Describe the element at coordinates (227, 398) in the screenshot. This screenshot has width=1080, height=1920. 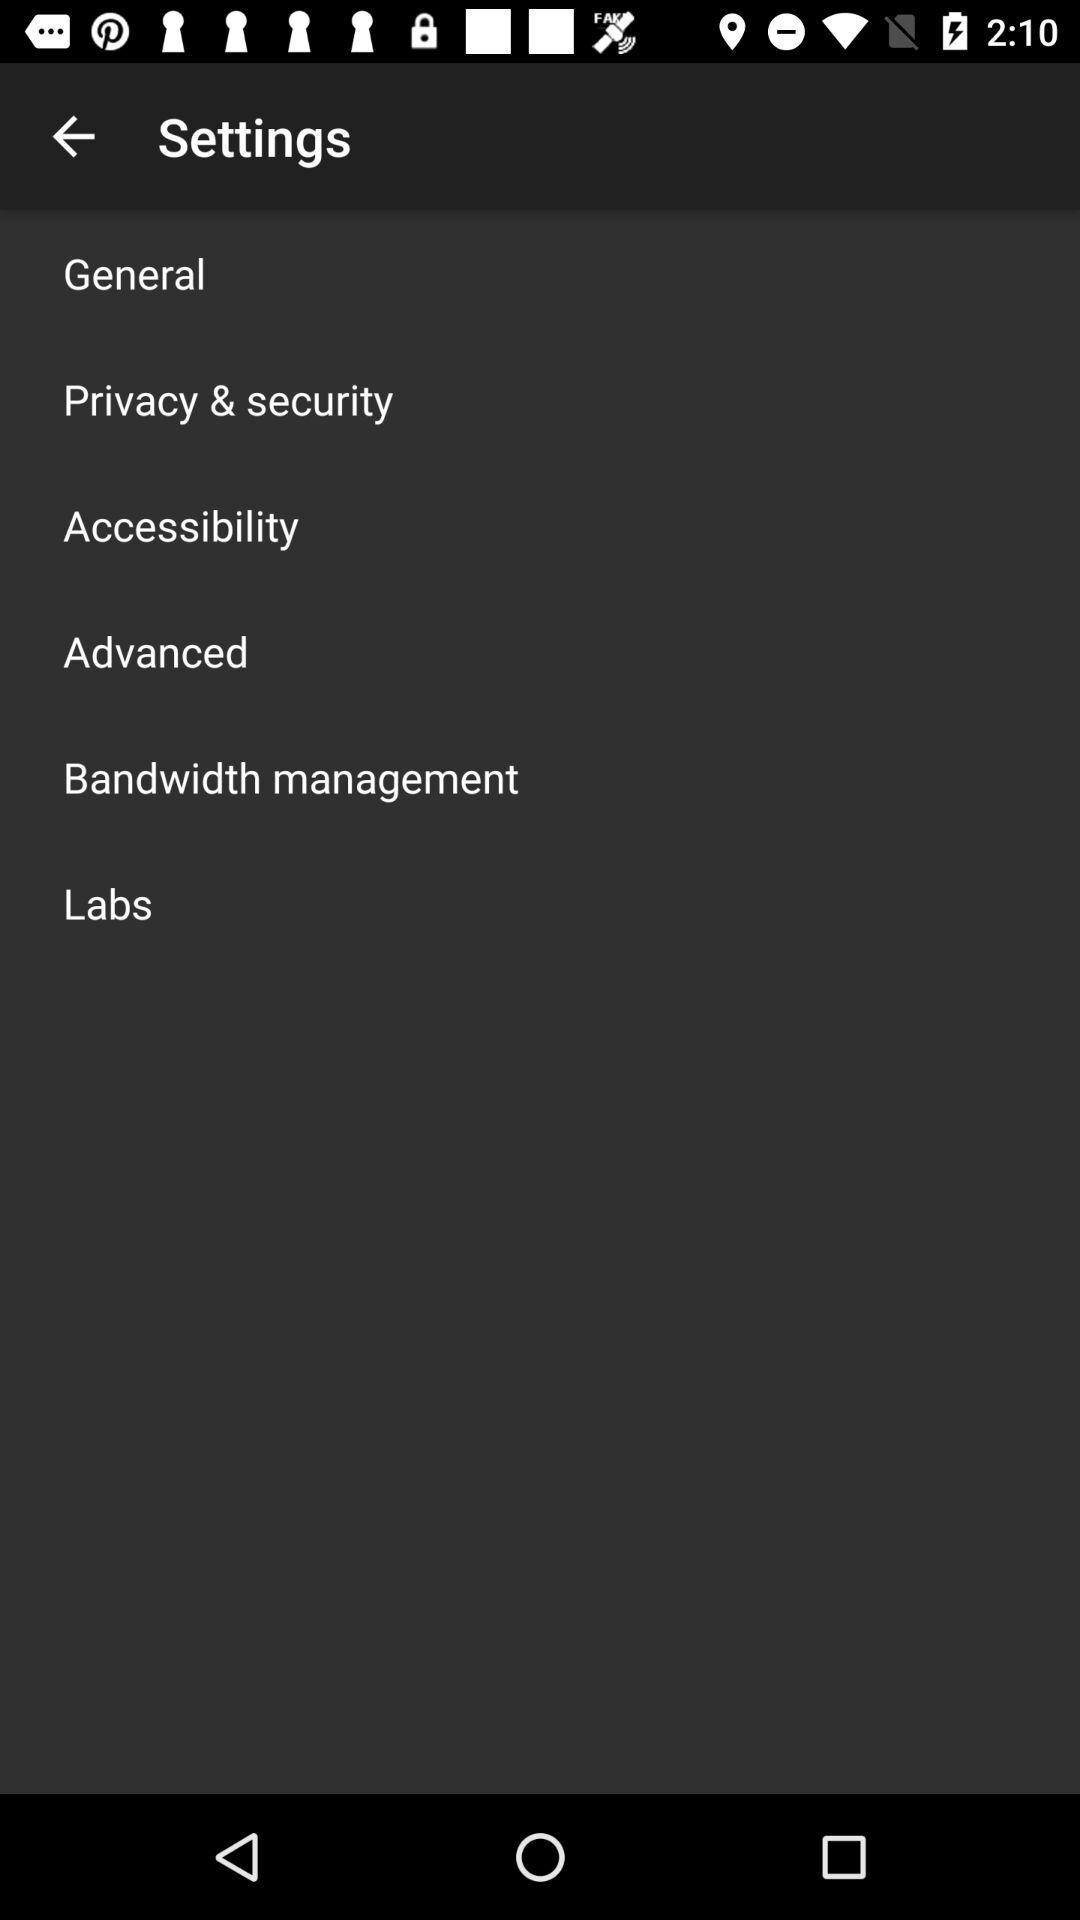
I see `privacy & security item` at that location.